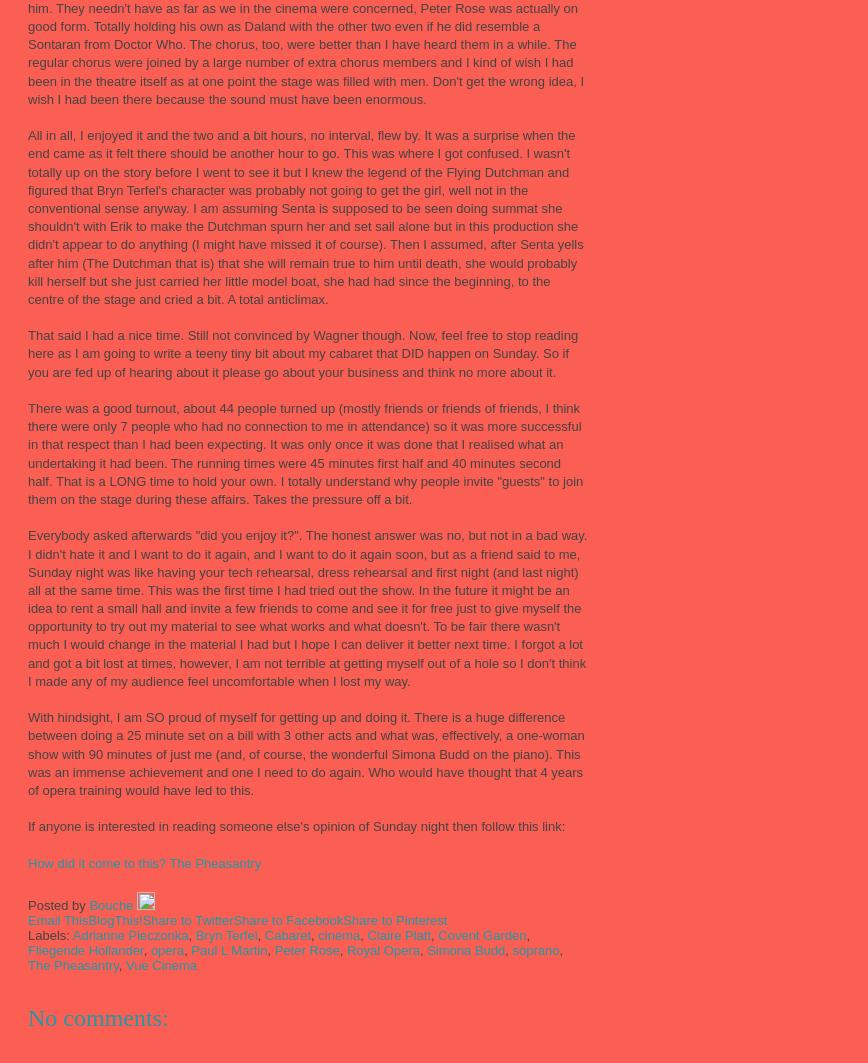  Describe the element at coordinates (28, 825) in the screenshot. I see `'If anyone is interested in reading someone else's opinion of Sunday night then follow this link:'` at that location.